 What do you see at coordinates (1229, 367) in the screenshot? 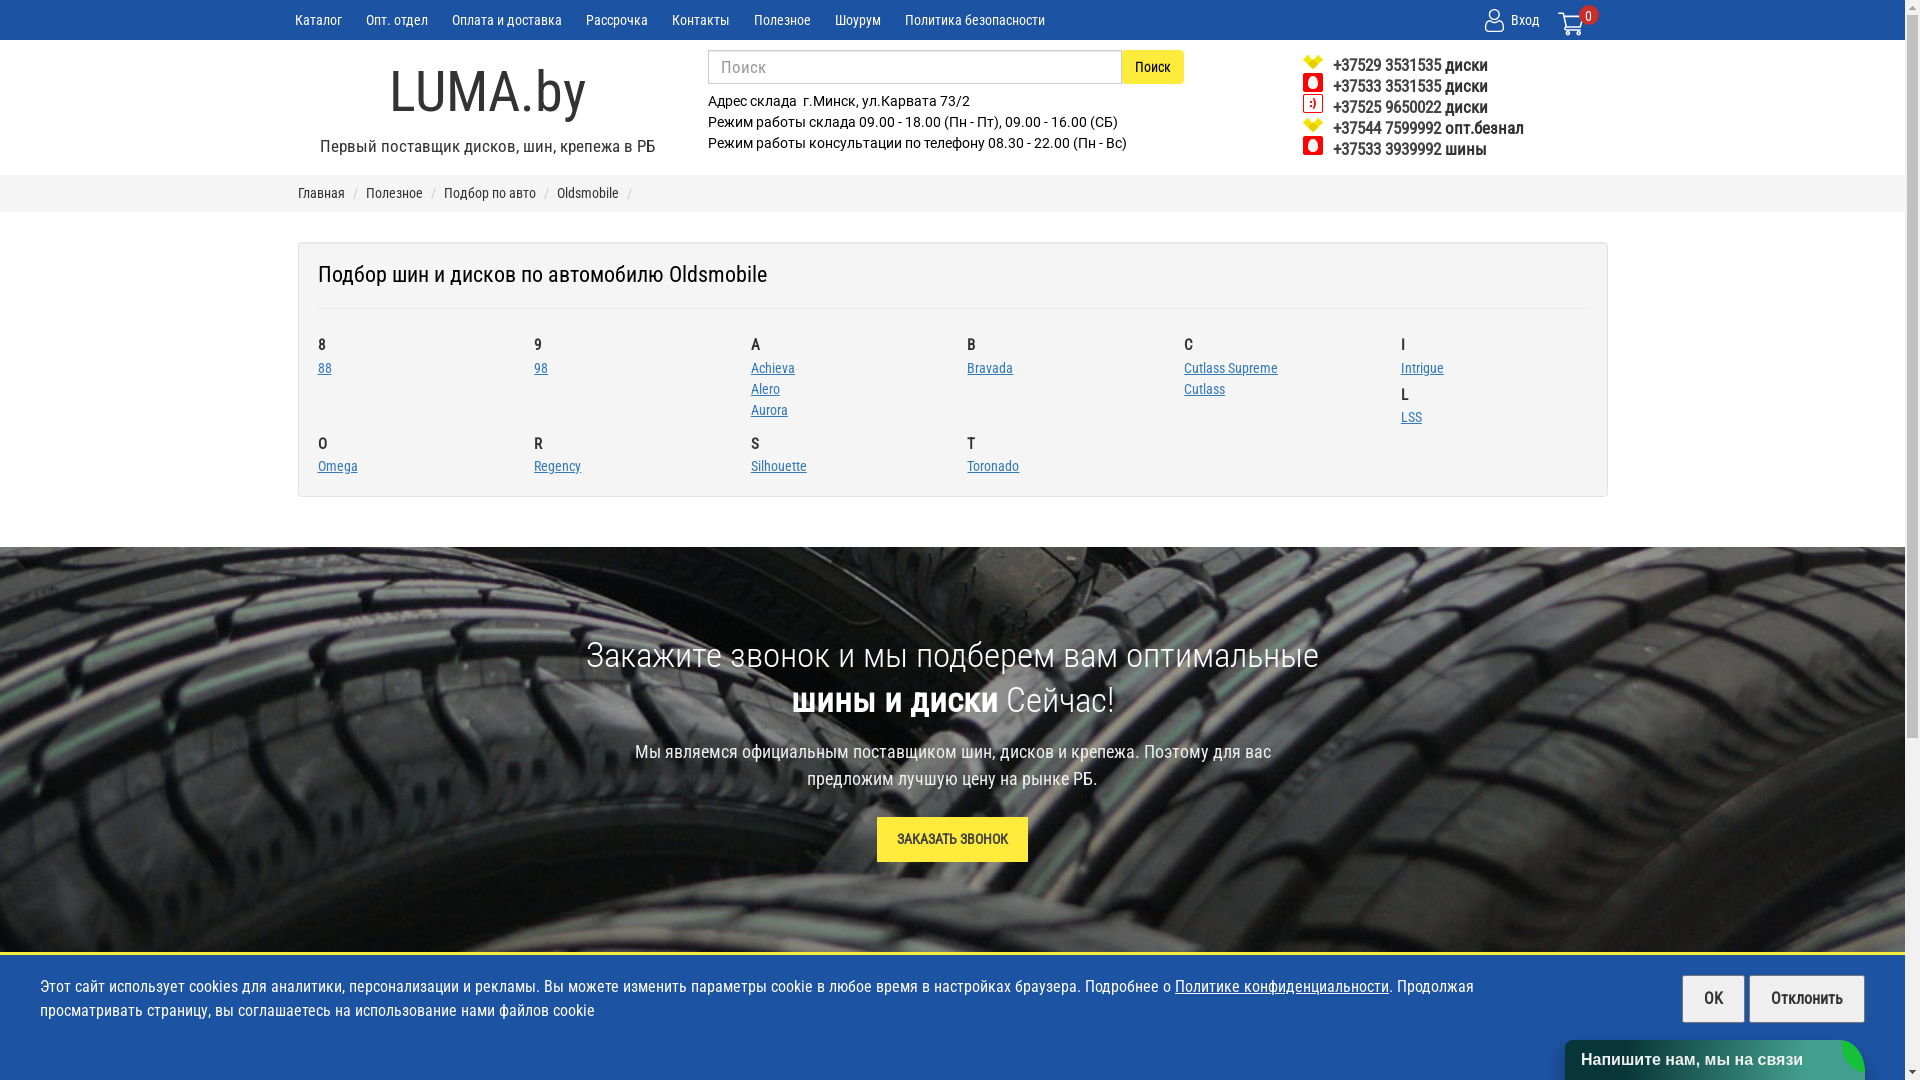
I see `'Cutlass Supreme'` at bounding box center [1229, 367].